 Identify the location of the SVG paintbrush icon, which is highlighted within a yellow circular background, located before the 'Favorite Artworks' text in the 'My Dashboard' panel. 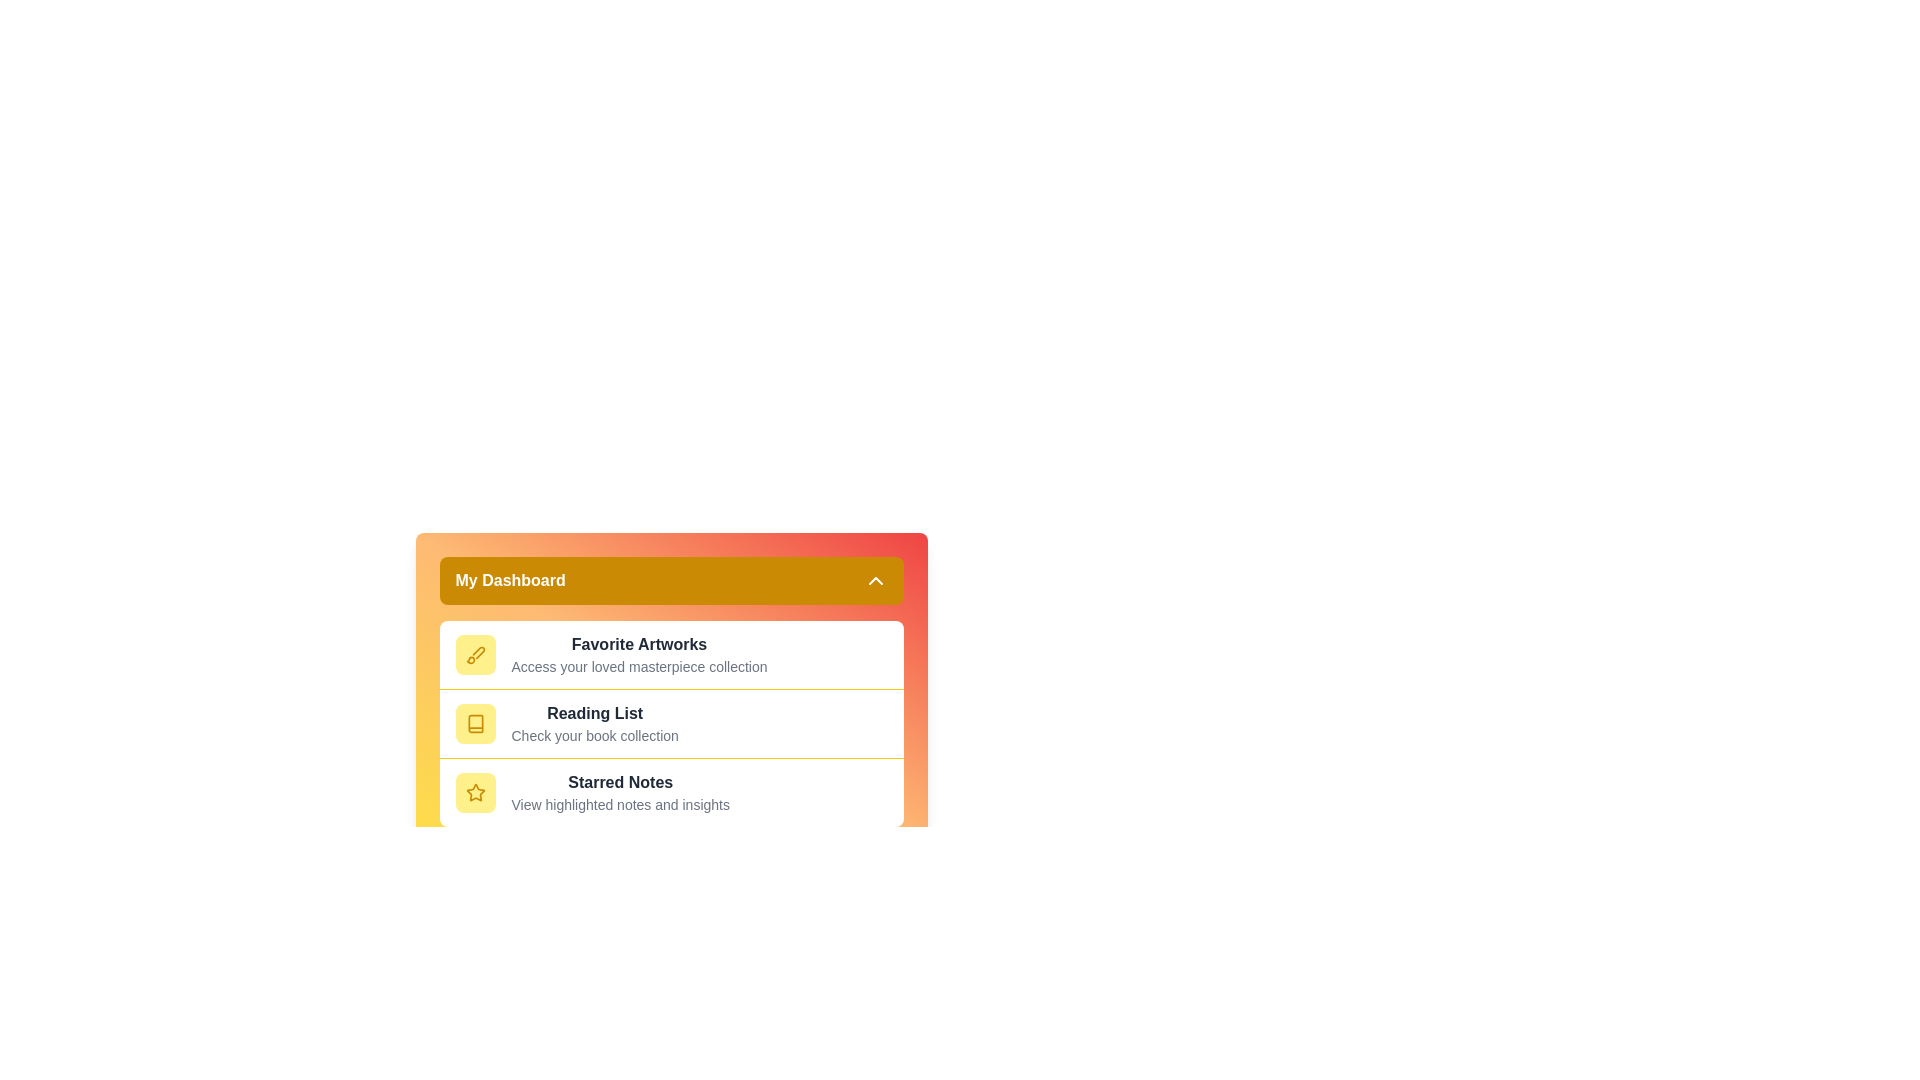
(474, 655).